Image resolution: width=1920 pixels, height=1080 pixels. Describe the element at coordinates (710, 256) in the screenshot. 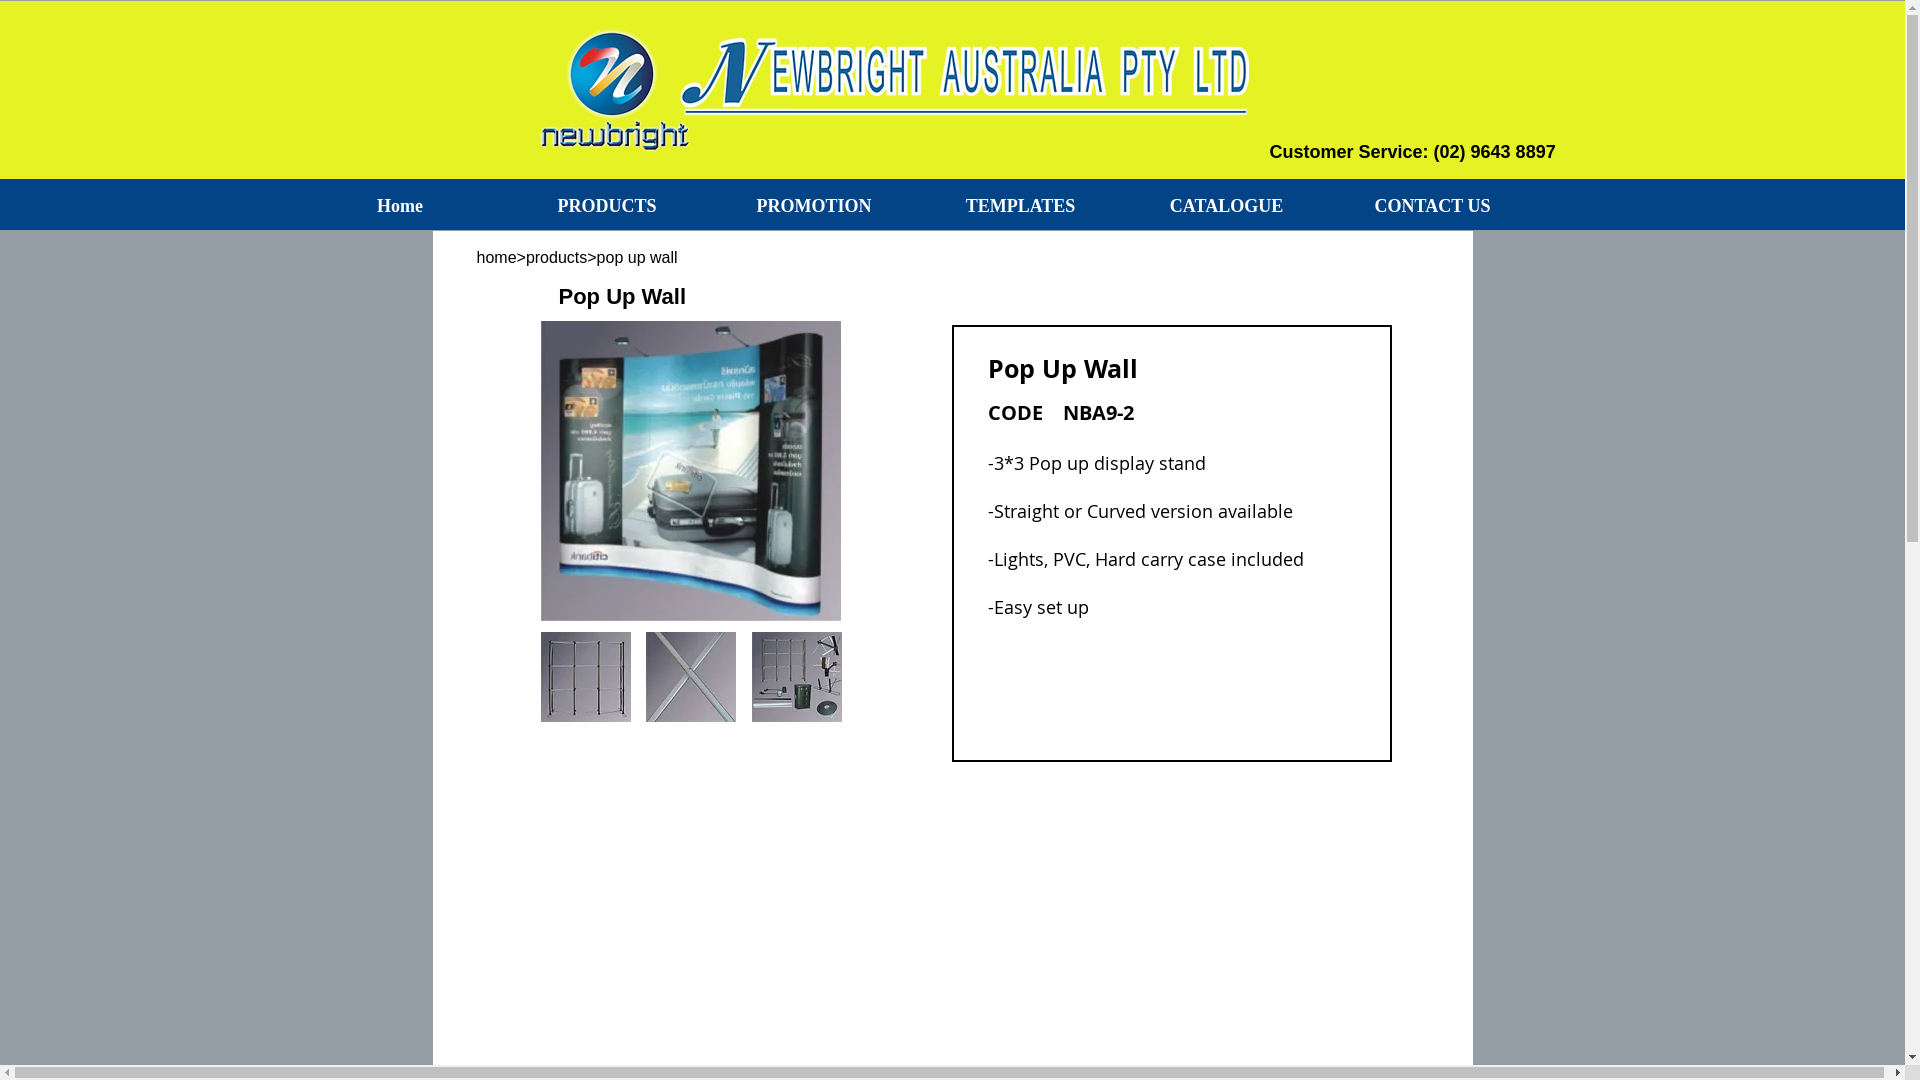

I see `'pop up wall                                 '` at that location.